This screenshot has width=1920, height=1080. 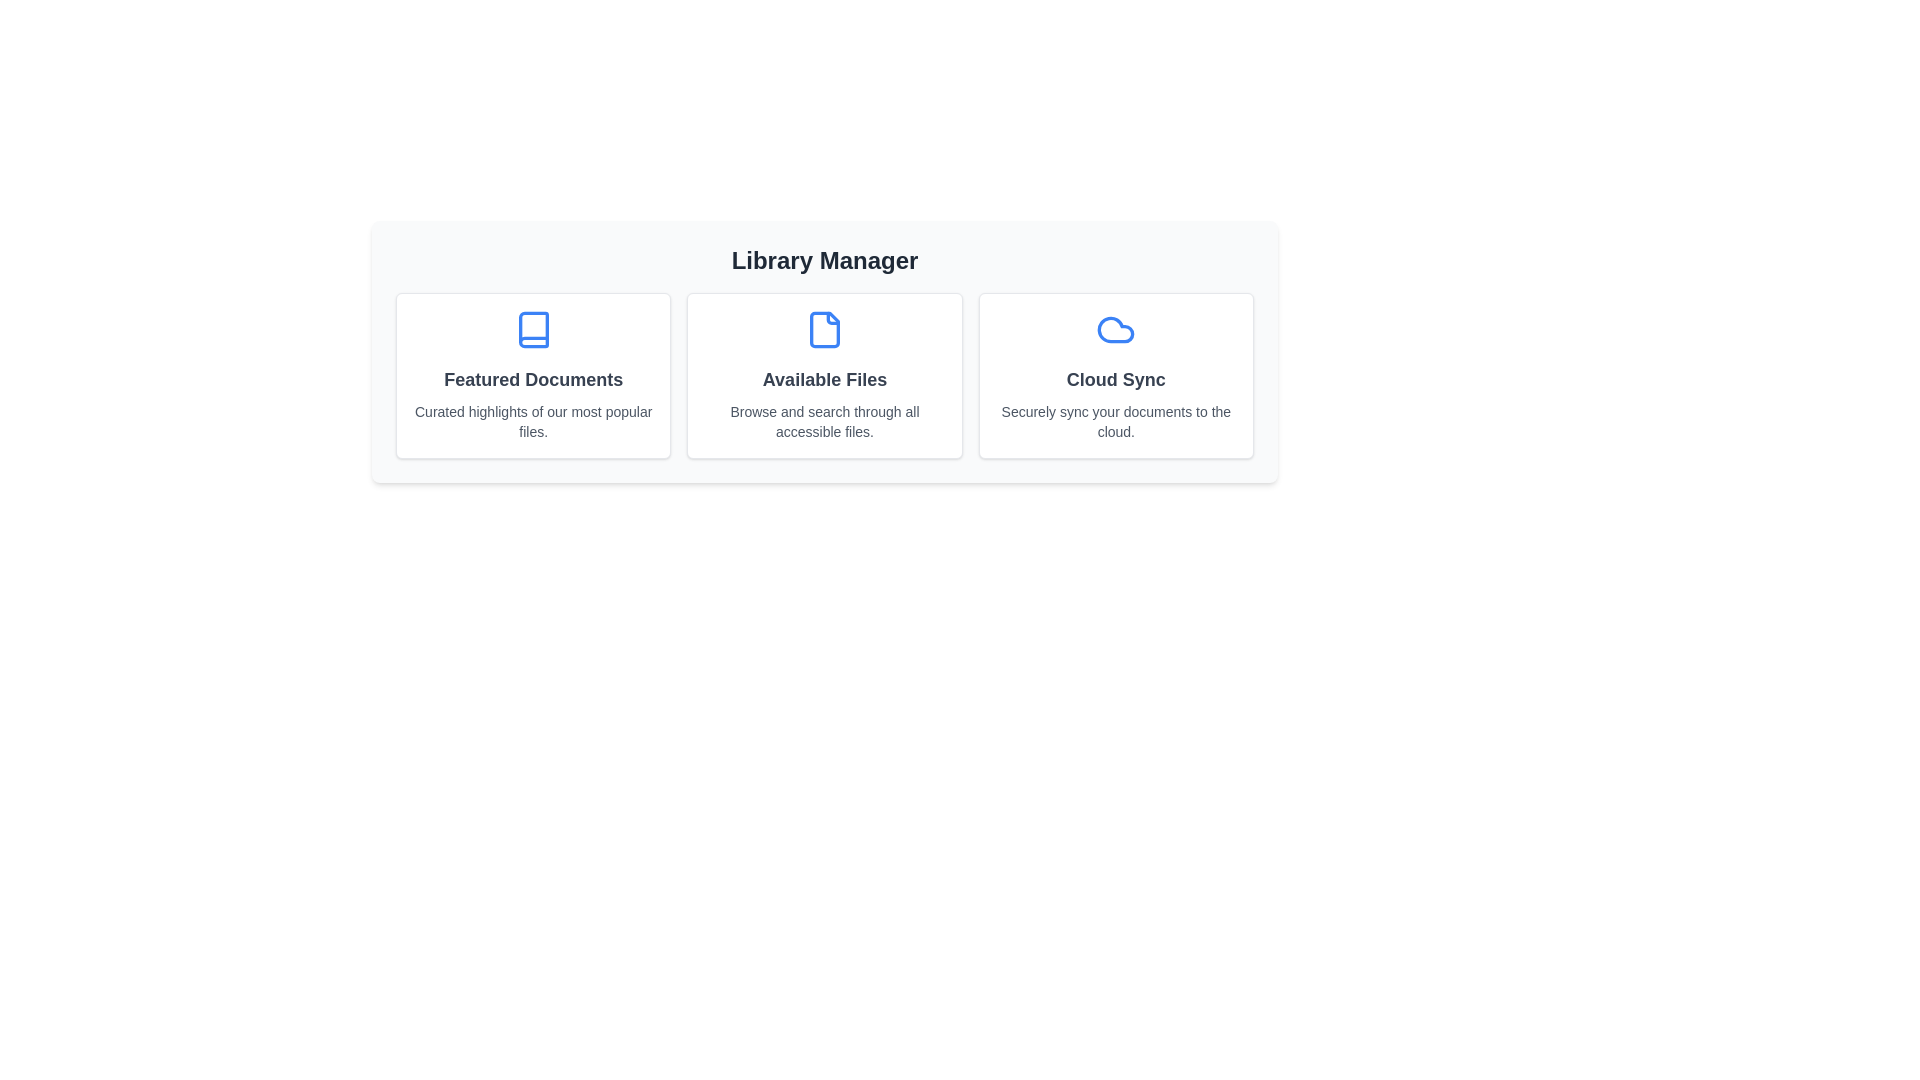 What do you see at coordinates (533, 375) in the screenshot?
I see `the Featured Documents section card to explore its details` at bounding box center [533, 375].